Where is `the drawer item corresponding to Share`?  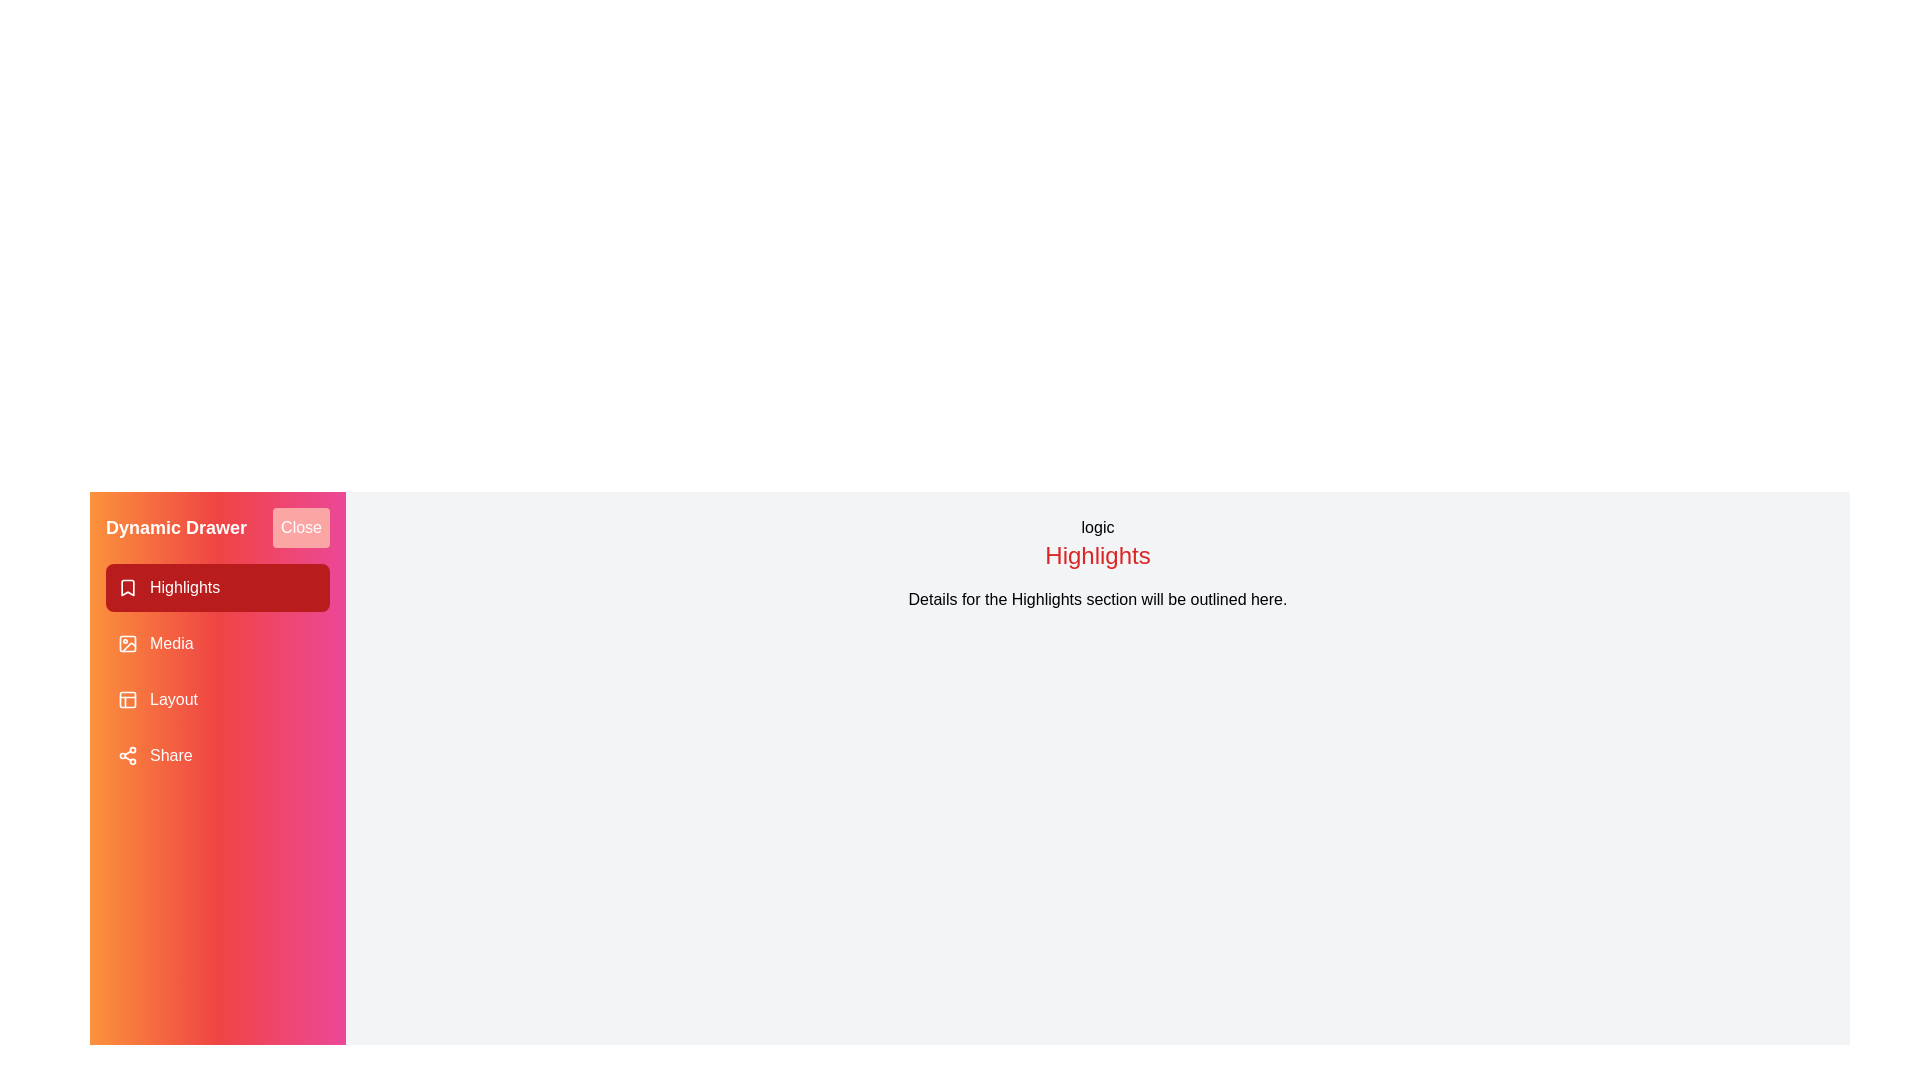 the drawer item corresponding to Share is located at coordinates (217, 756).